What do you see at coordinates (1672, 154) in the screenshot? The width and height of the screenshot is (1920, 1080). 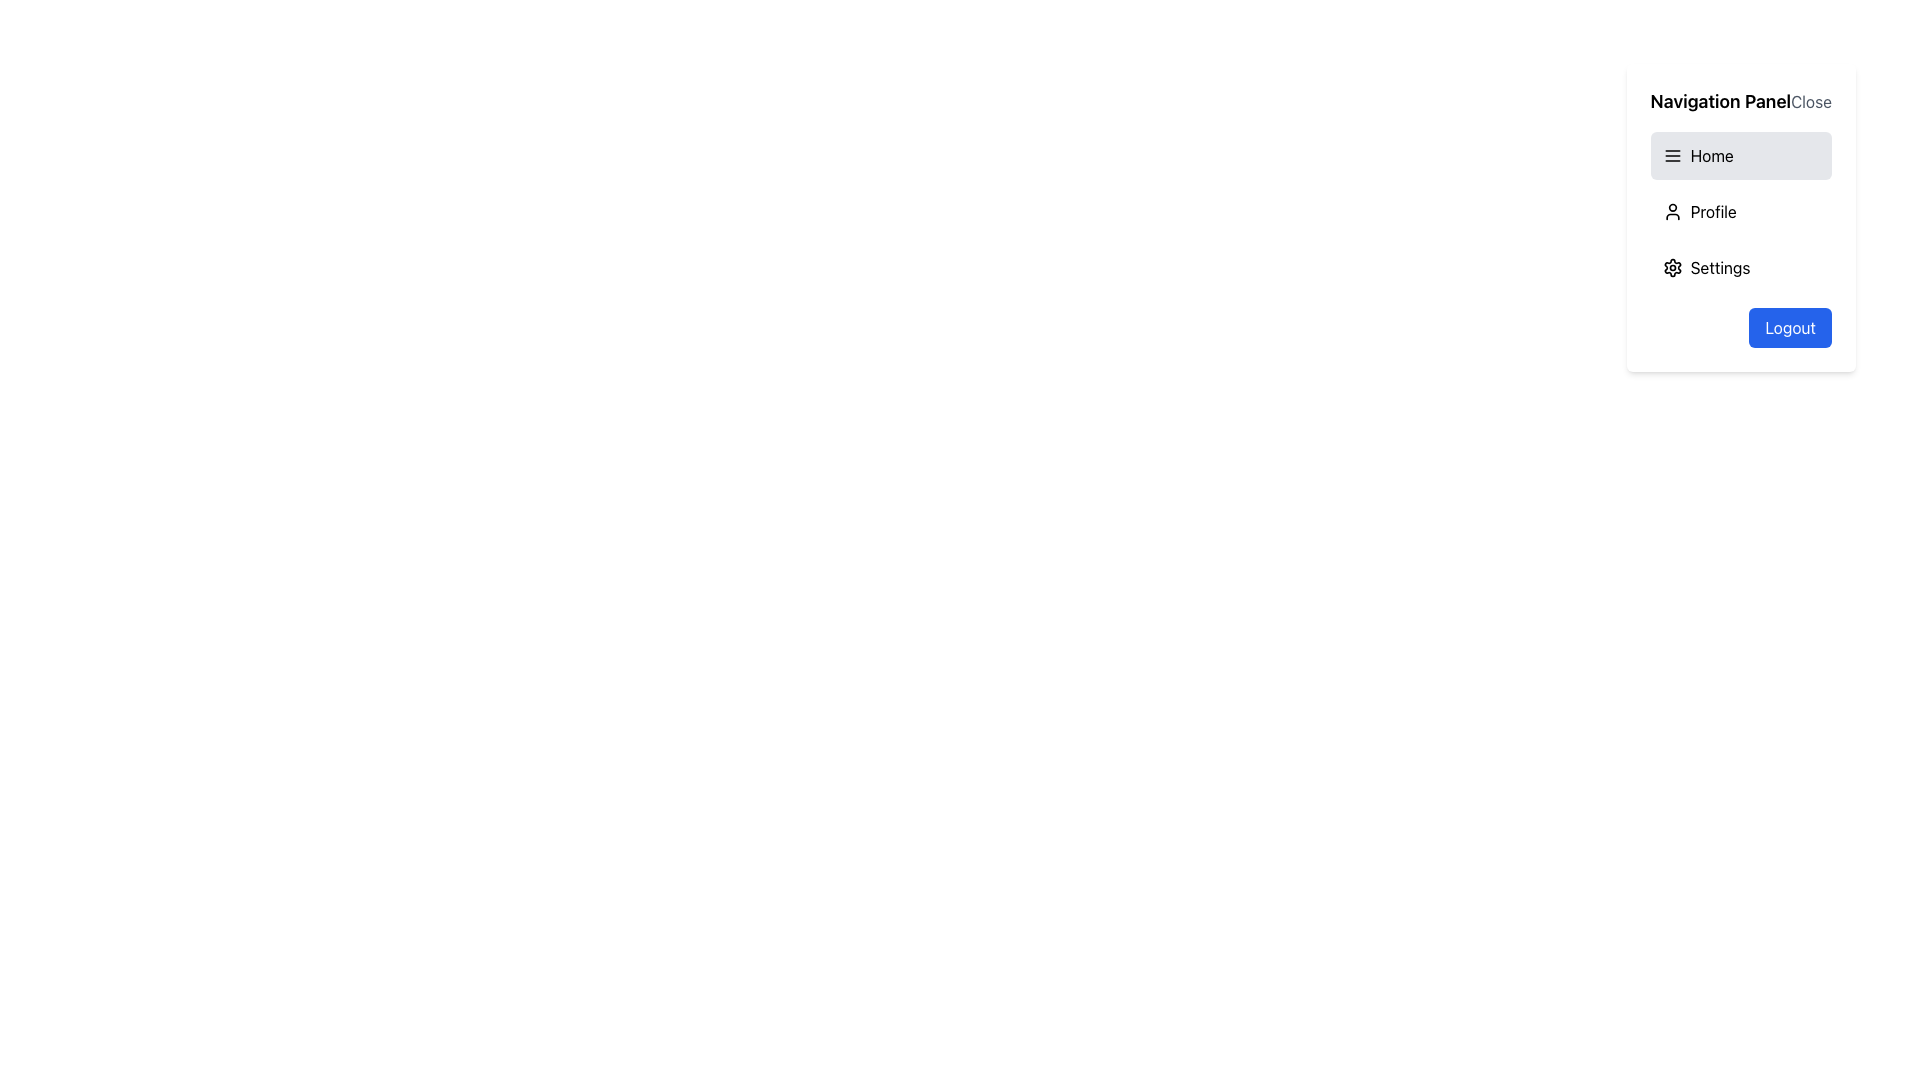 I see `the menu icon consisting of three parallel horizontal lines located at the left edge of the 'Home' section in the navigation panel for visual feedback or tooltips` at bounding box center [1672, 154].